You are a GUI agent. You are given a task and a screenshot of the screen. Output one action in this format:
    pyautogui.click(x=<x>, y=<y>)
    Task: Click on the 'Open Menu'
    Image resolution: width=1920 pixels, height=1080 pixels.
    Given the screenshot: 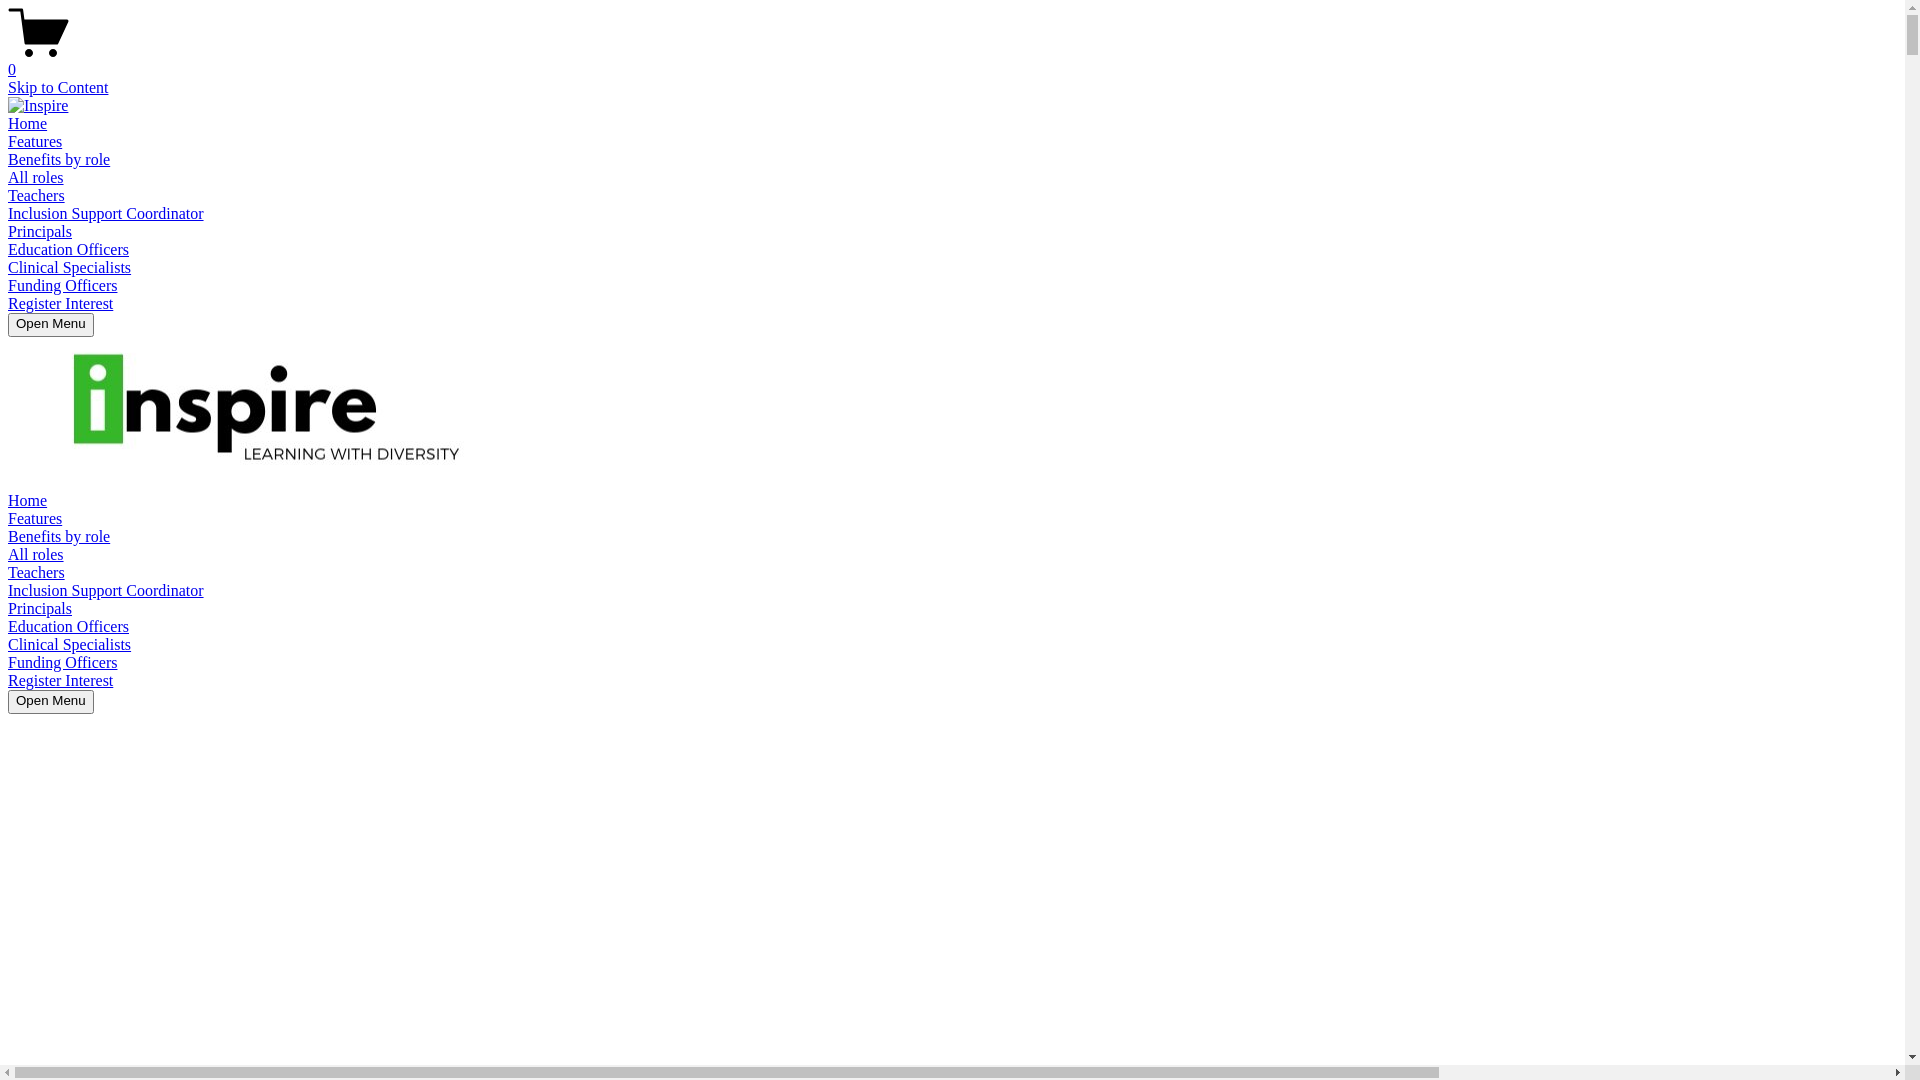 What is the action you would take?
    pyautogui.click(x=51, y=323)
    